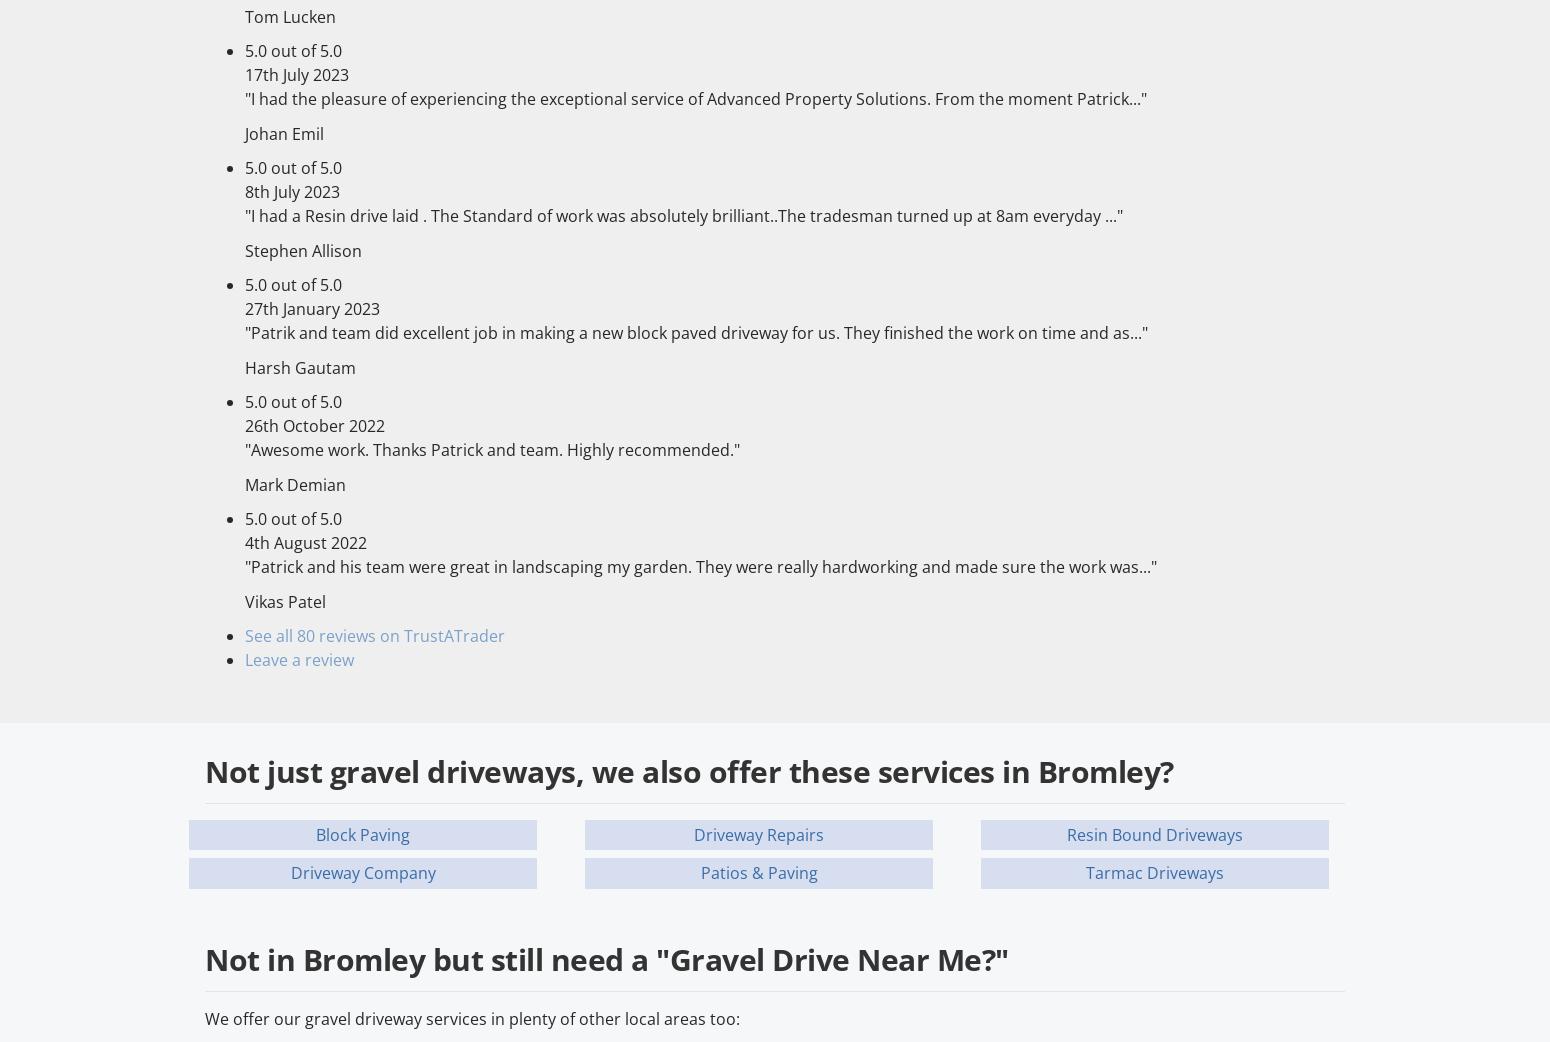 The image size is (1550, 1042). Describe the element at coordinates (391, 636) in the screenshot. I see `'on'` at that location.